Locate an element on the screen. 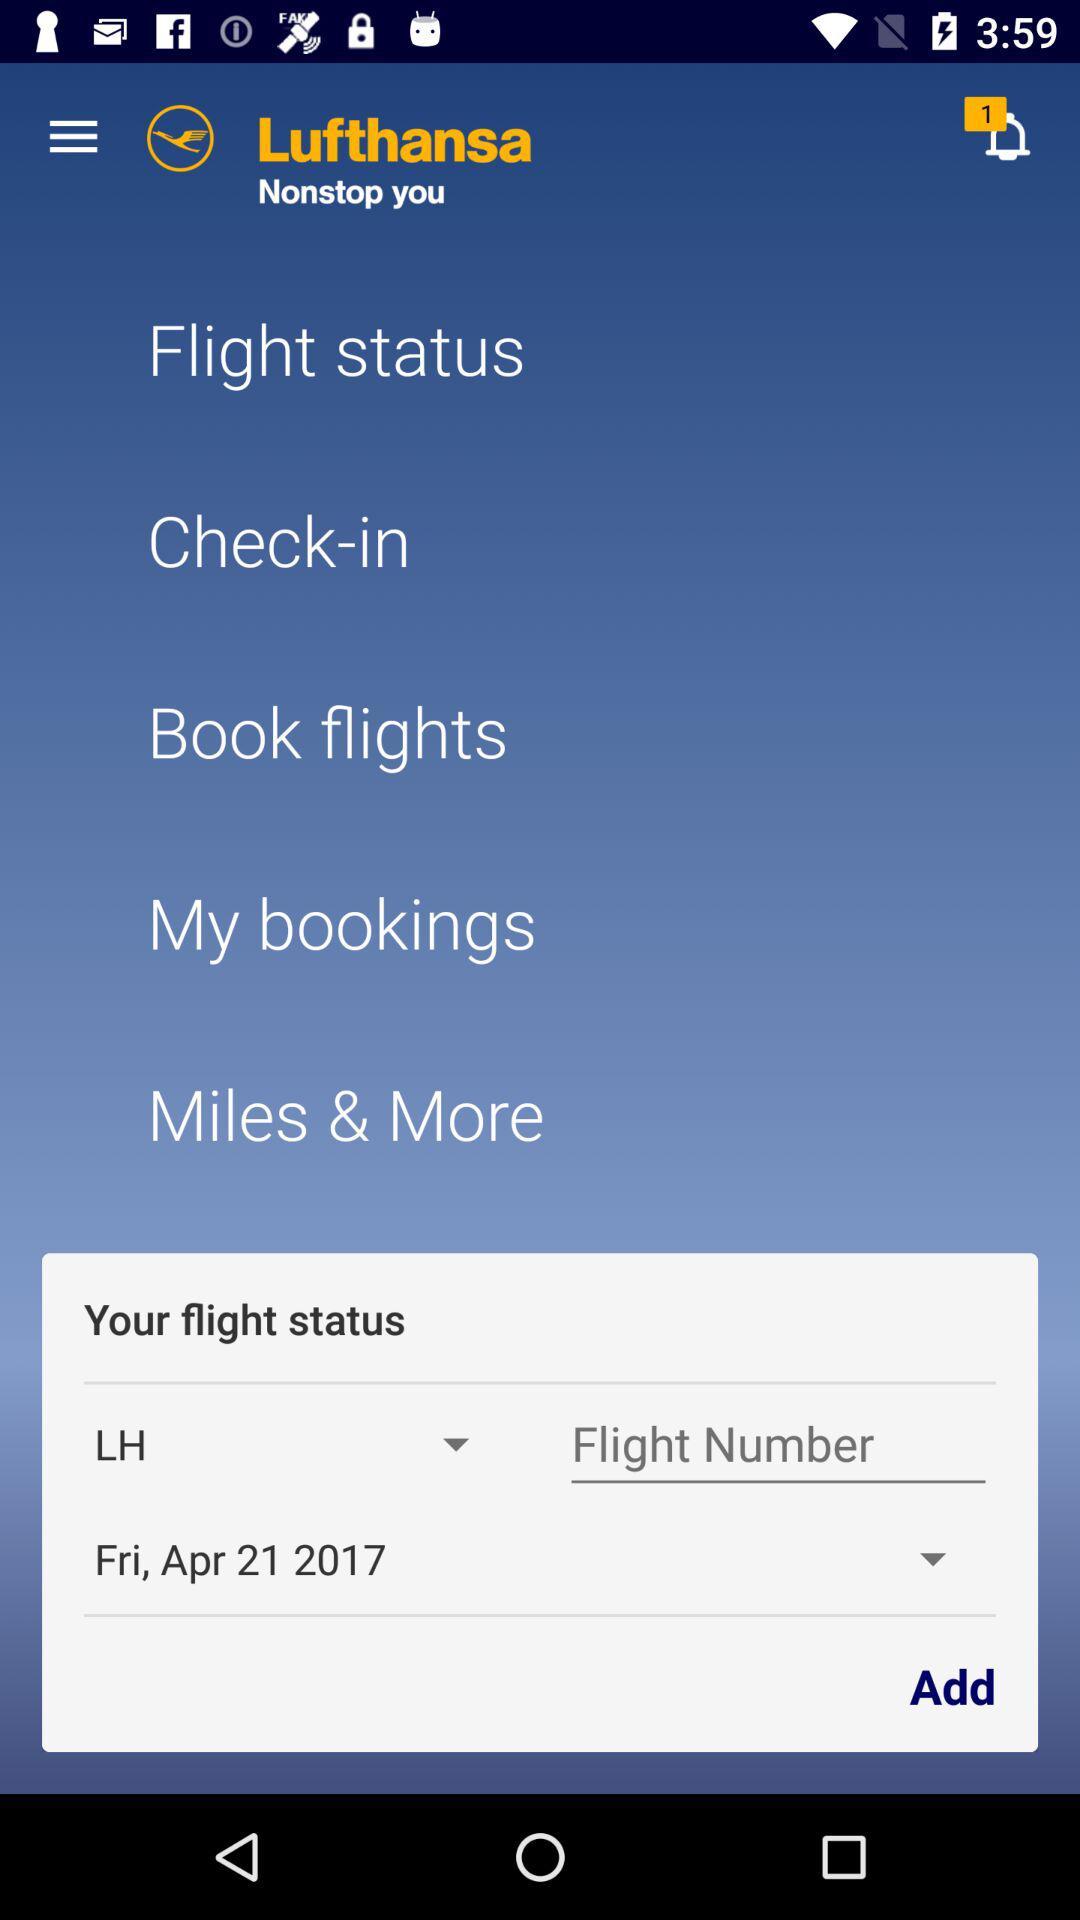  the check-in item is located at coordinates (540, 539).